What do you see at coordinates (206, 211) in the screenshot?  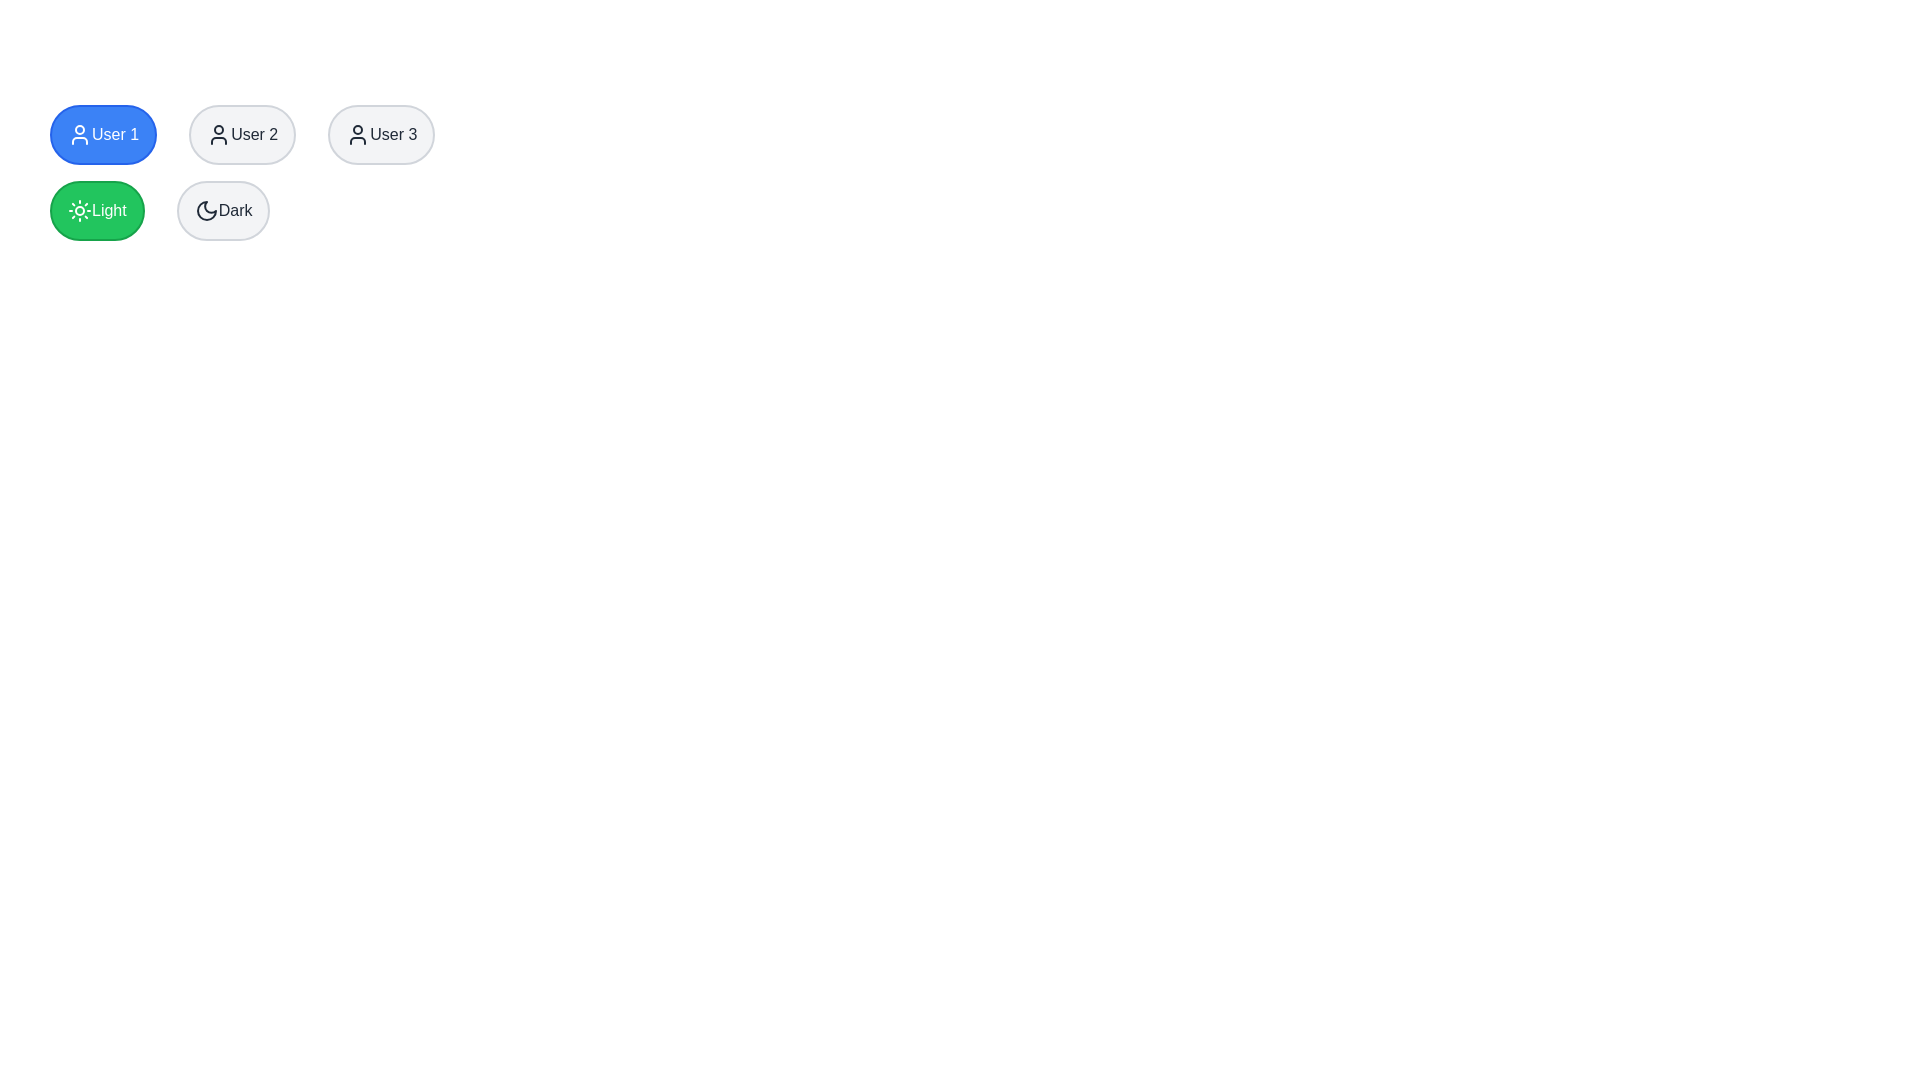 I see `the crescent moon icon within the 'Dark' button, which is located near the bottom-right of the interface, next to the 'Light' button` at bounding box center [206, 211].